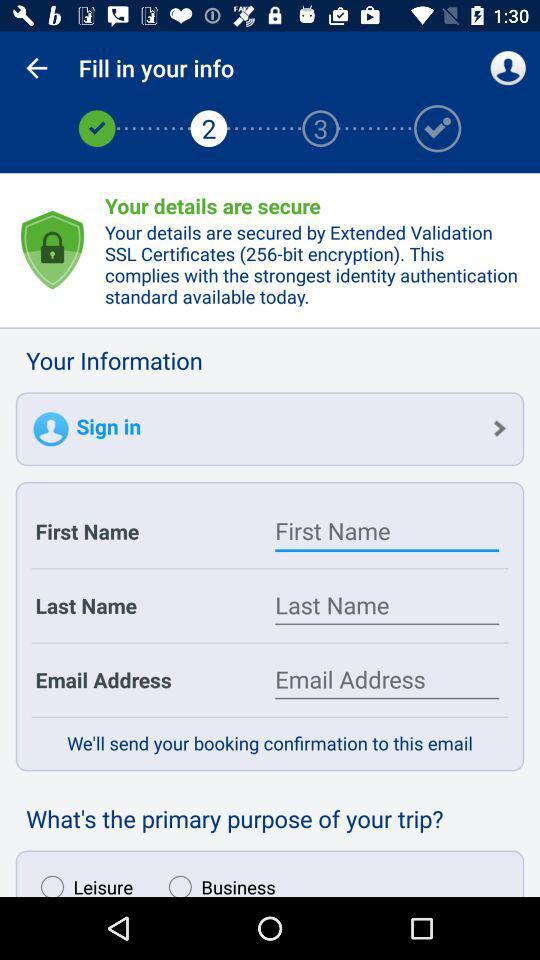 The height and width of the screenshot is (960, 540). I want to click on first name text box, so click(387, 530).